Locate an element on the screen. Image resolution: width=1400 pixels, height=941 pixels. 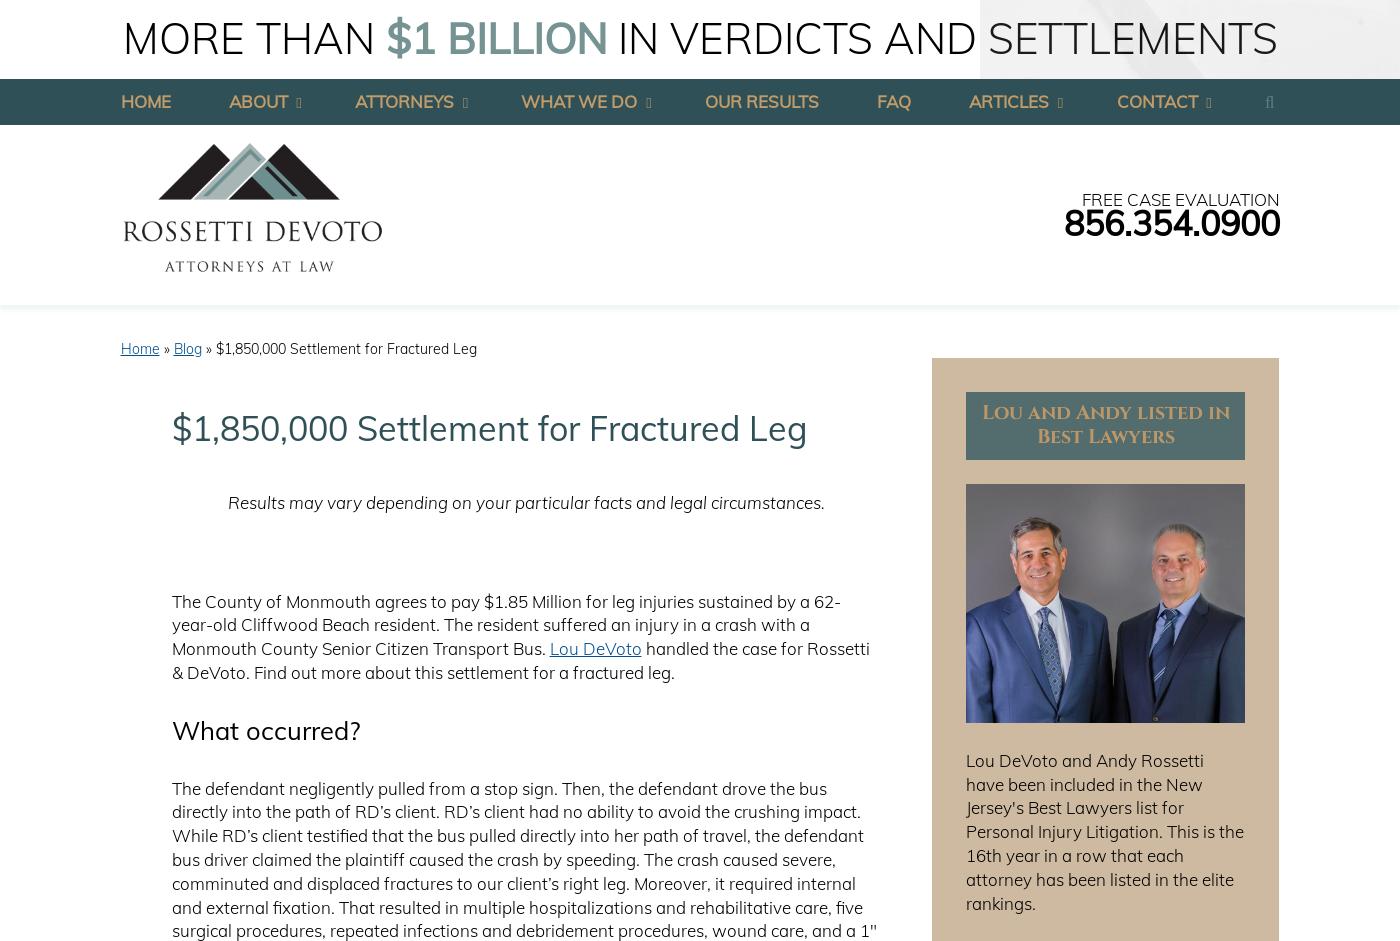
'Blog' is located at coordinates (187, 347).